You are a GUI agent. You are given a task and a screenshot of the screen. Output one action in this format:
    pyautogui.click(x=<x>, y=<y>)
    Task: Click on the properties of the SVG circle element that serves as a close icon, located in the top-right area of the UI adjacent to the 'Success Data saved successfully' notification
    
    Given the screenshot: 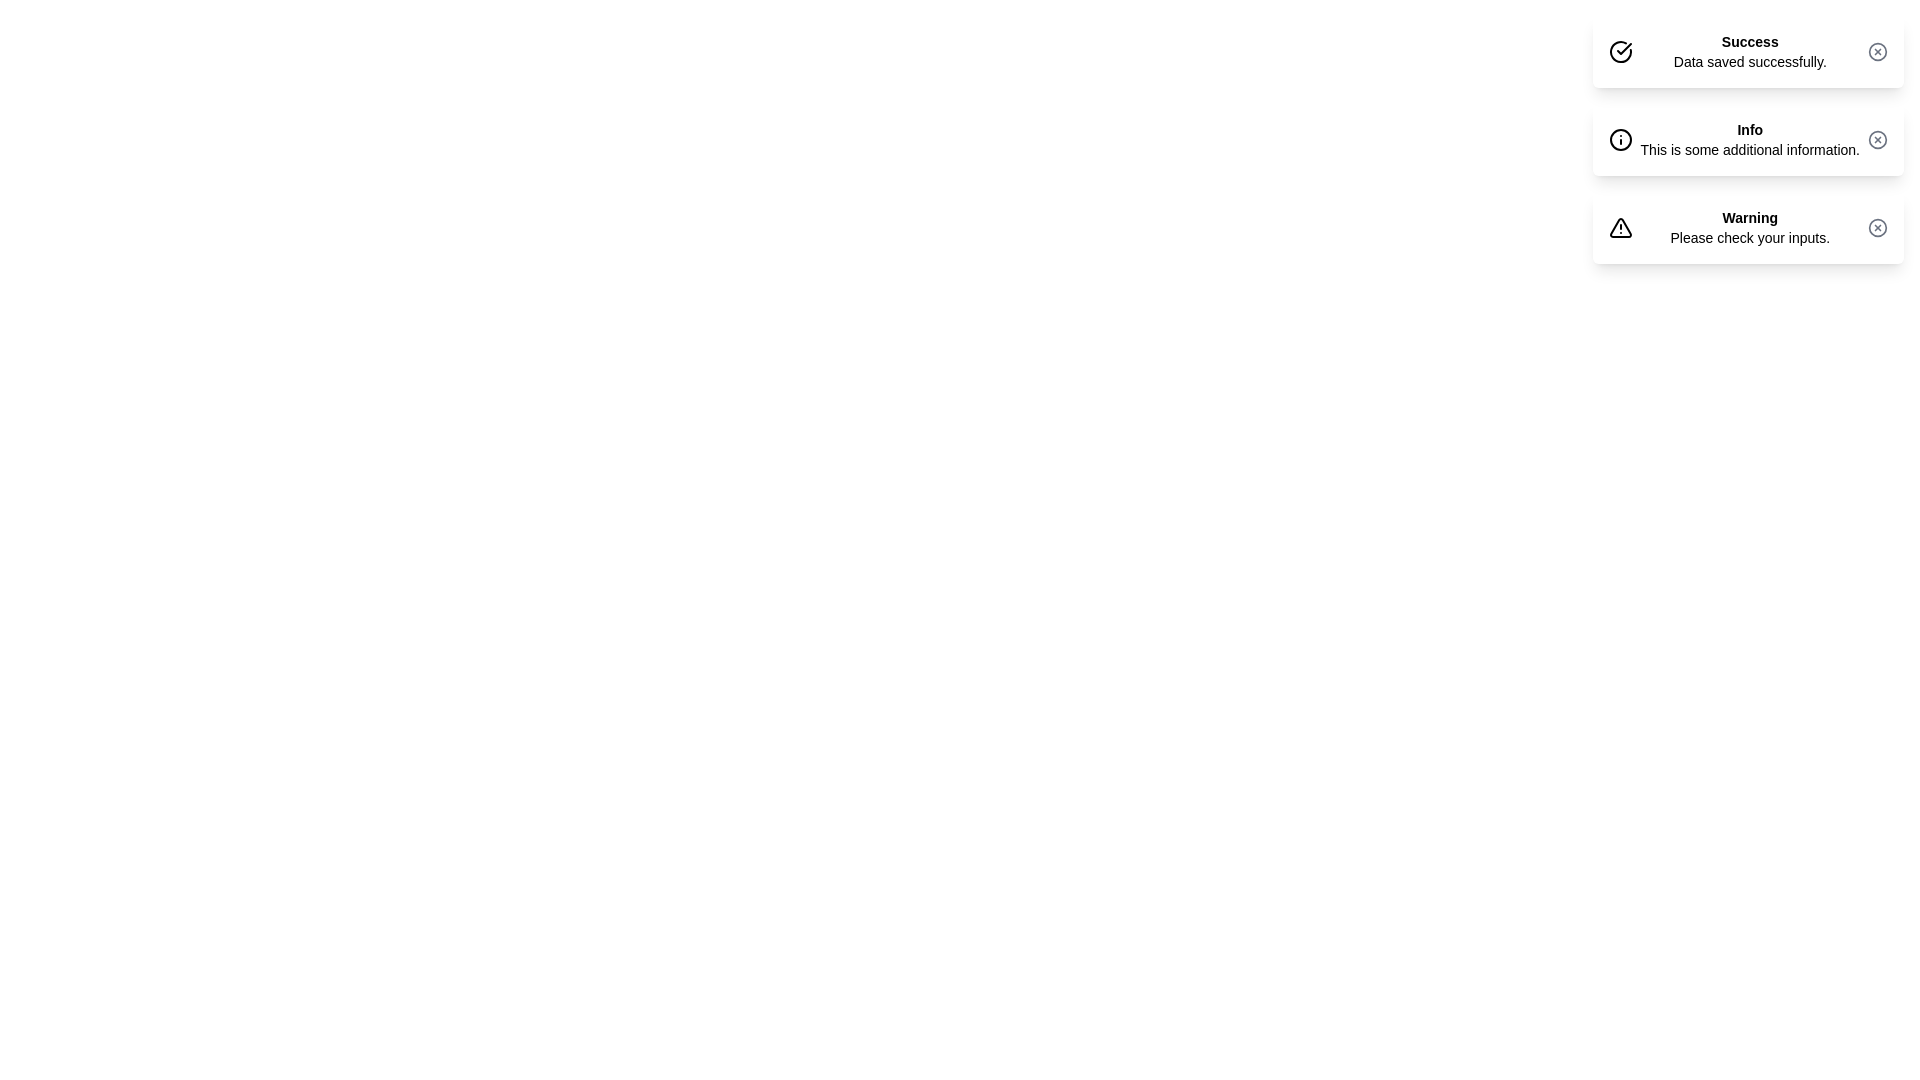 What is the action you would take?
    pyautogui.click(x=1876, y=50)
    